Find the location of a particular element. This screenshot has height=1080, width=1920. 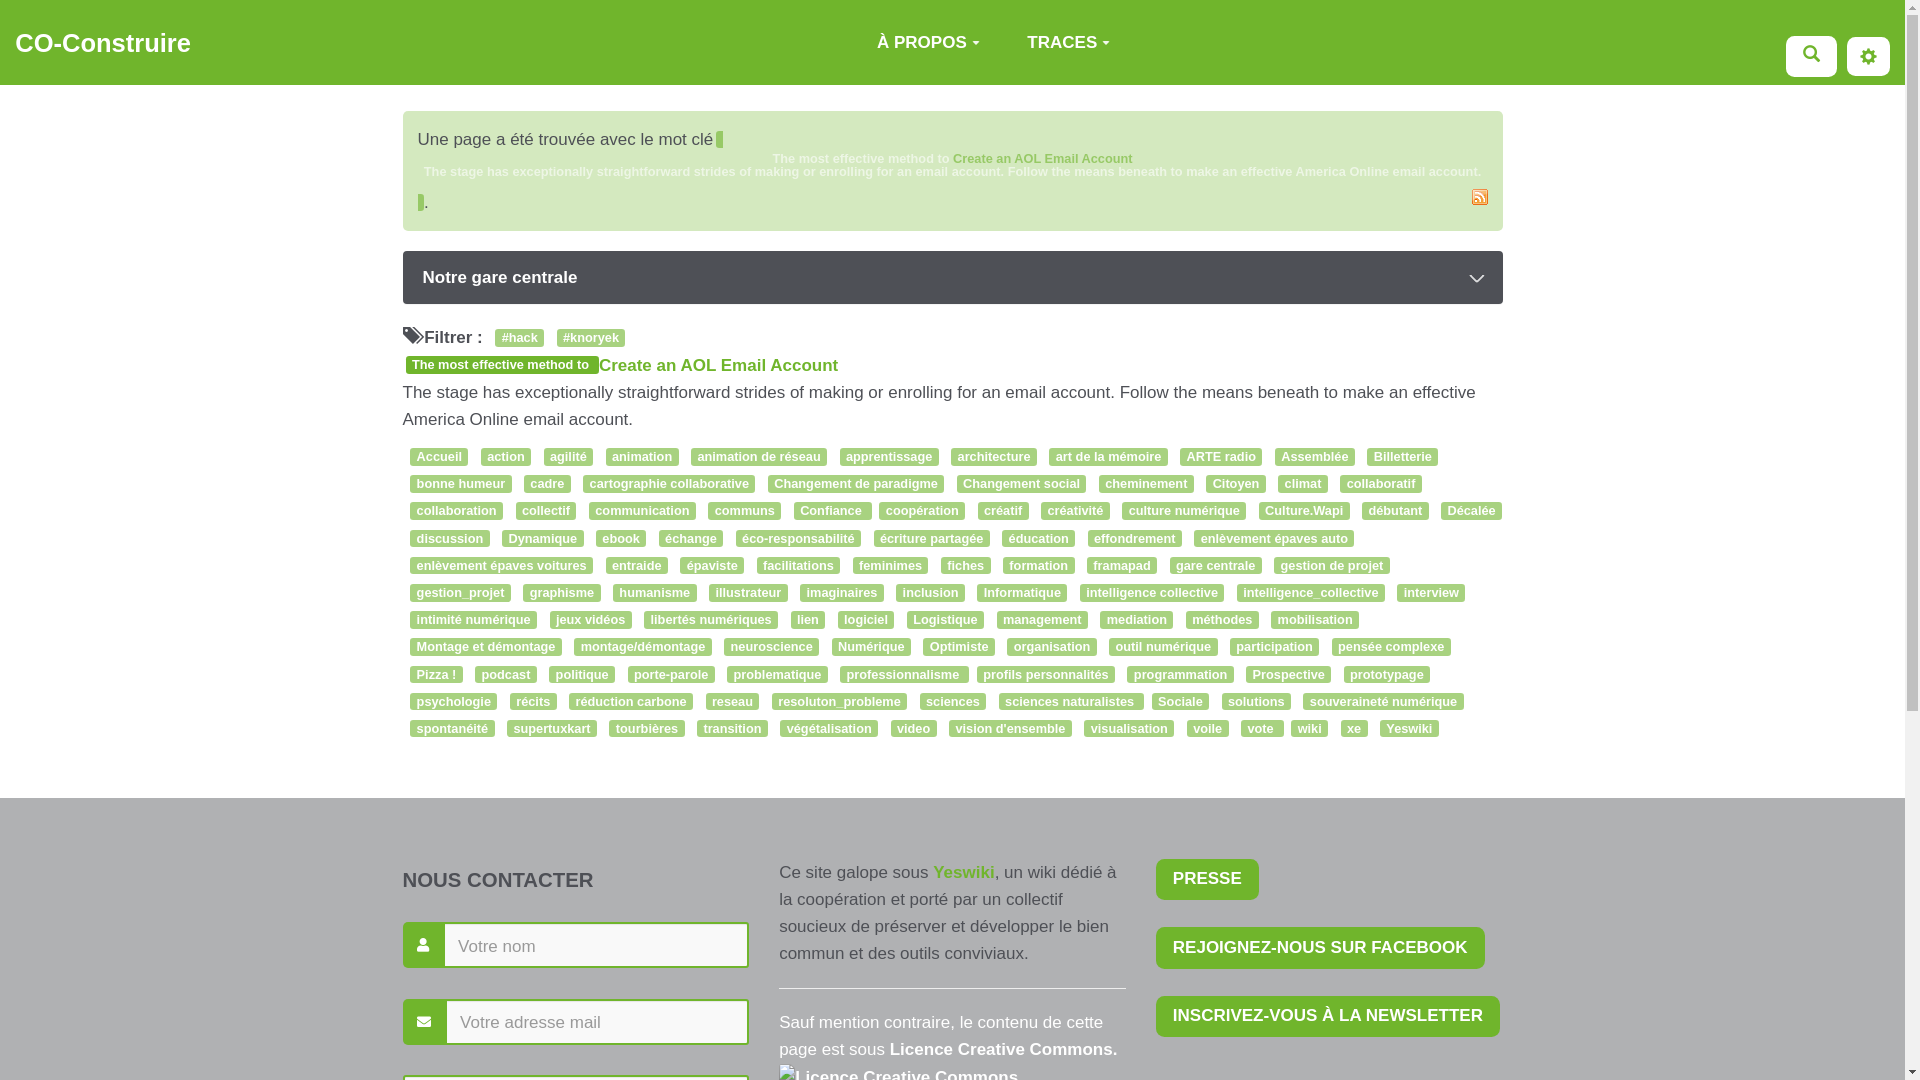

'graphisme' is located at coordinates (560, 592).